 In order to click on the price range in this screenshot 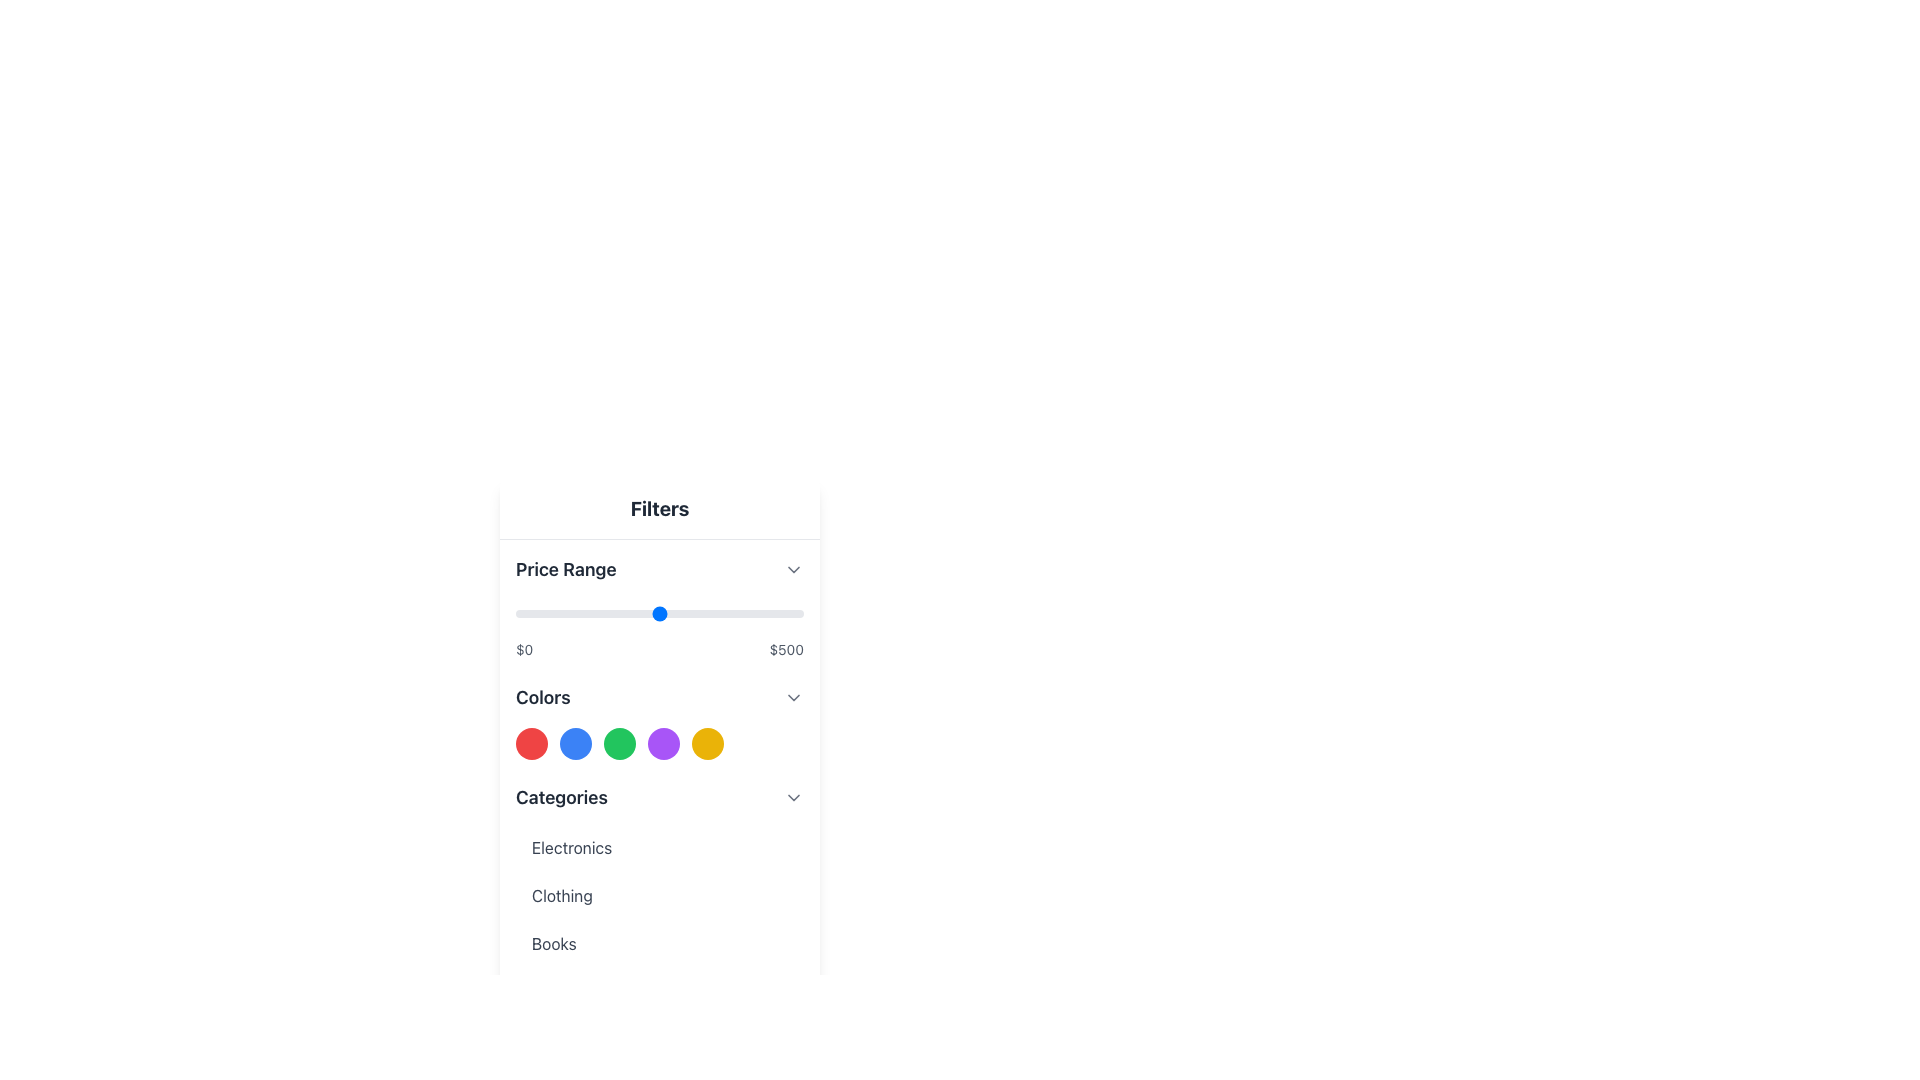, I will do `click(692, 612)`.